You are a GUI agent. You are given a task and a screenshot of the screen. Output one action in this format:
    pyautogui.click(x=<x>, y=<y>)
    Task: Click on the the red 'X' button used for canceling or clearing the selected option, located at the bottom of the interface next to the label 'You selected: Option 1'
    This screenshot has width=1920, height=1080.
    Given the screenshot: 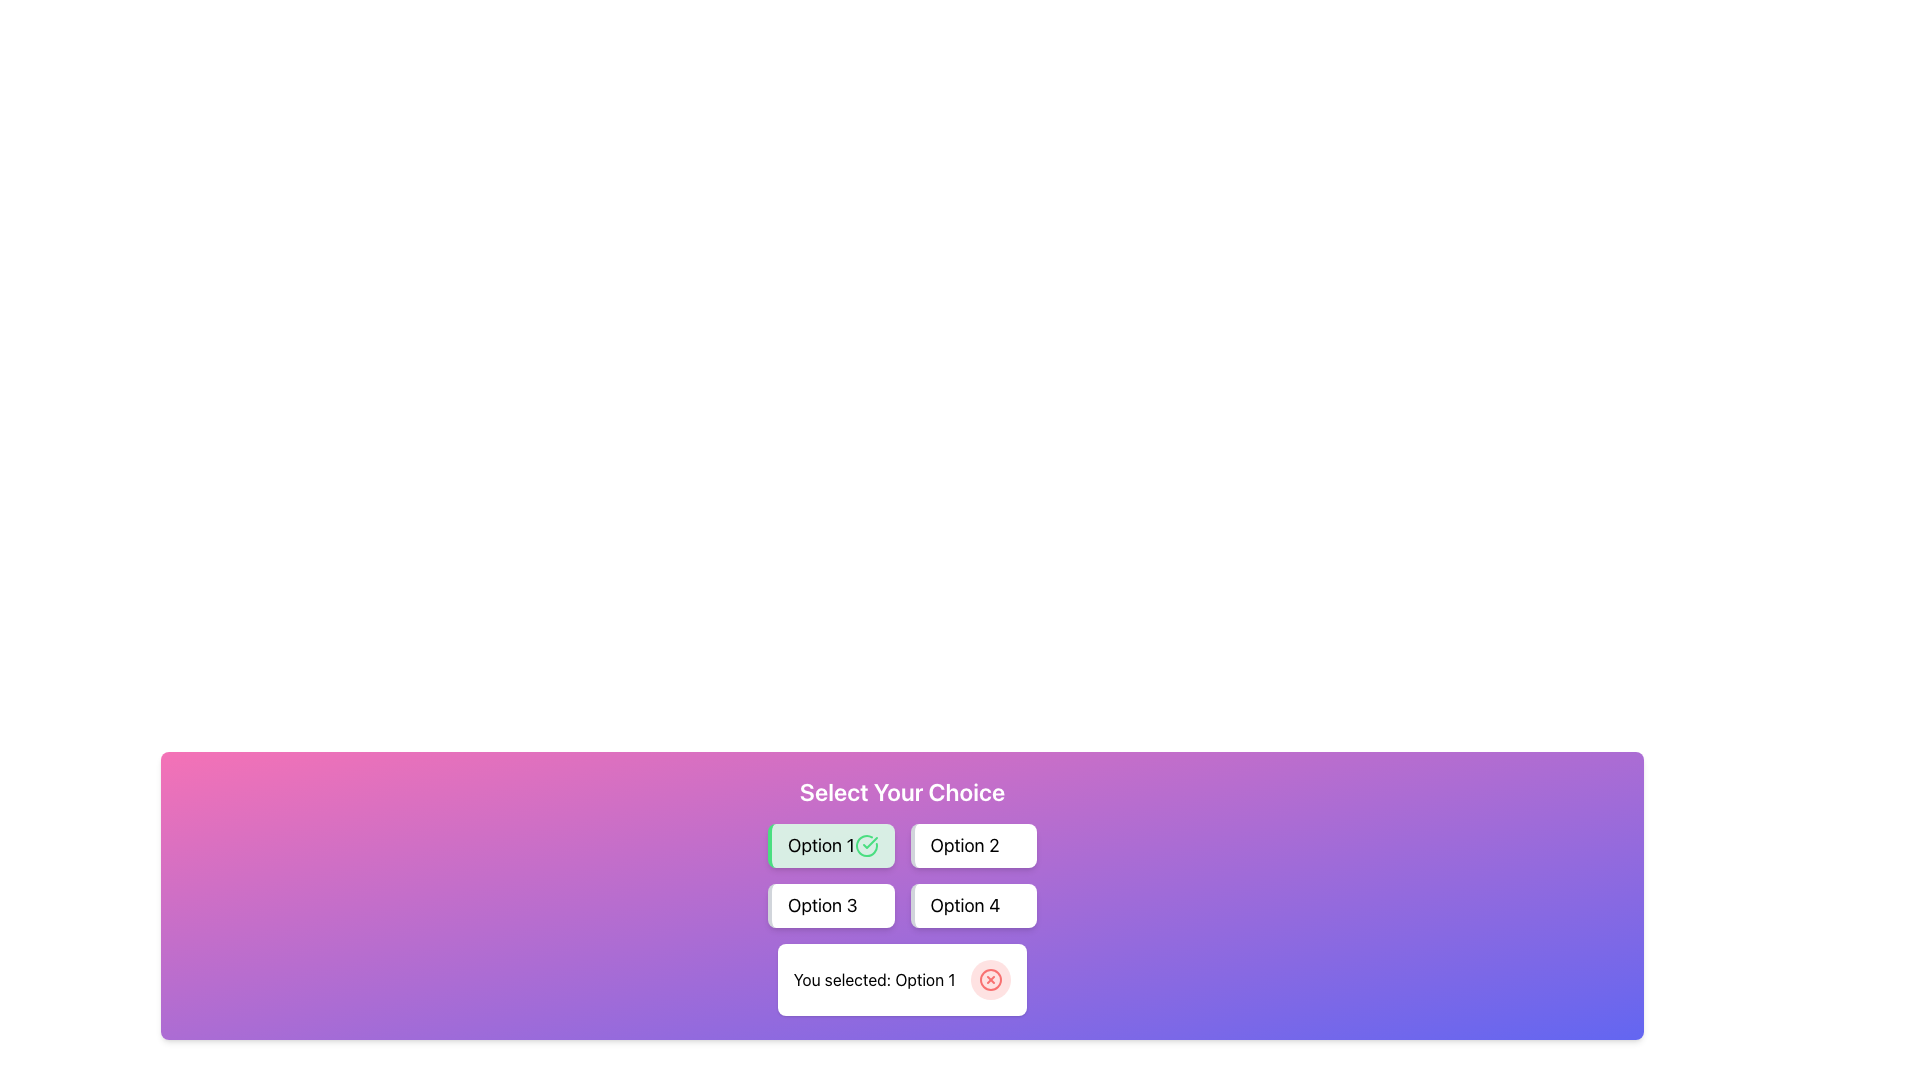 What is the action you would take?
    pyautogui.click(x=991, y=978)
    